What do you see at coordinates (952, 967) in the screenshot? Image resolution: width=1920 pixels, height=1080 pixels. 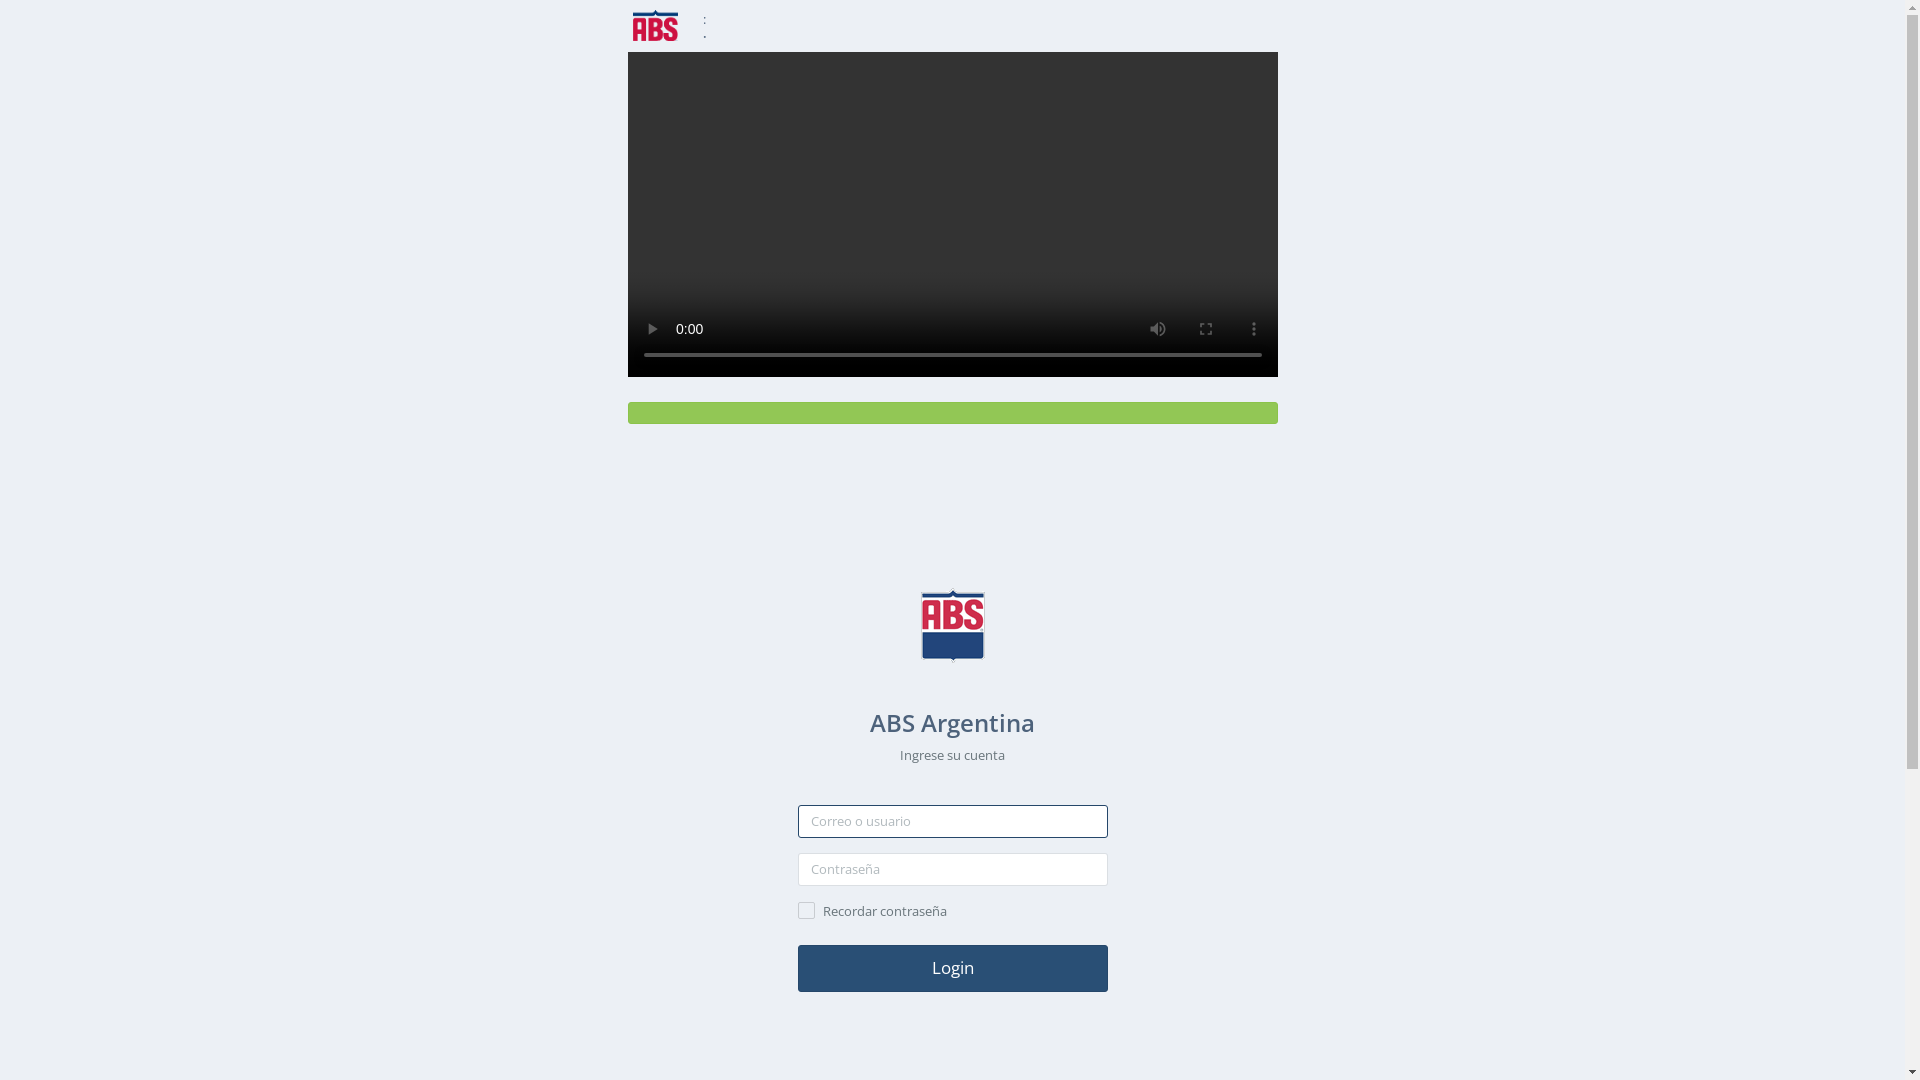 I see `'Login'` at bounding box center [952, 967].